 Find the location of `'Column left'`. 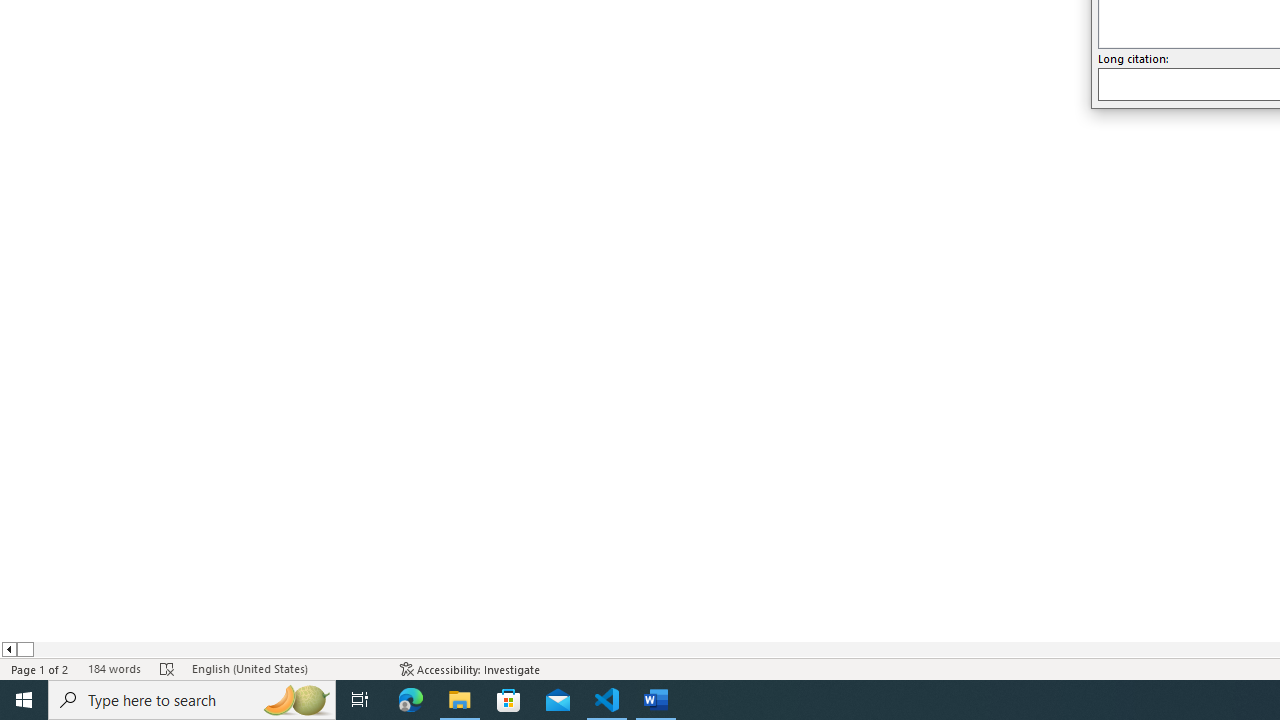

'Column left' is located at coordinates (8, 649).